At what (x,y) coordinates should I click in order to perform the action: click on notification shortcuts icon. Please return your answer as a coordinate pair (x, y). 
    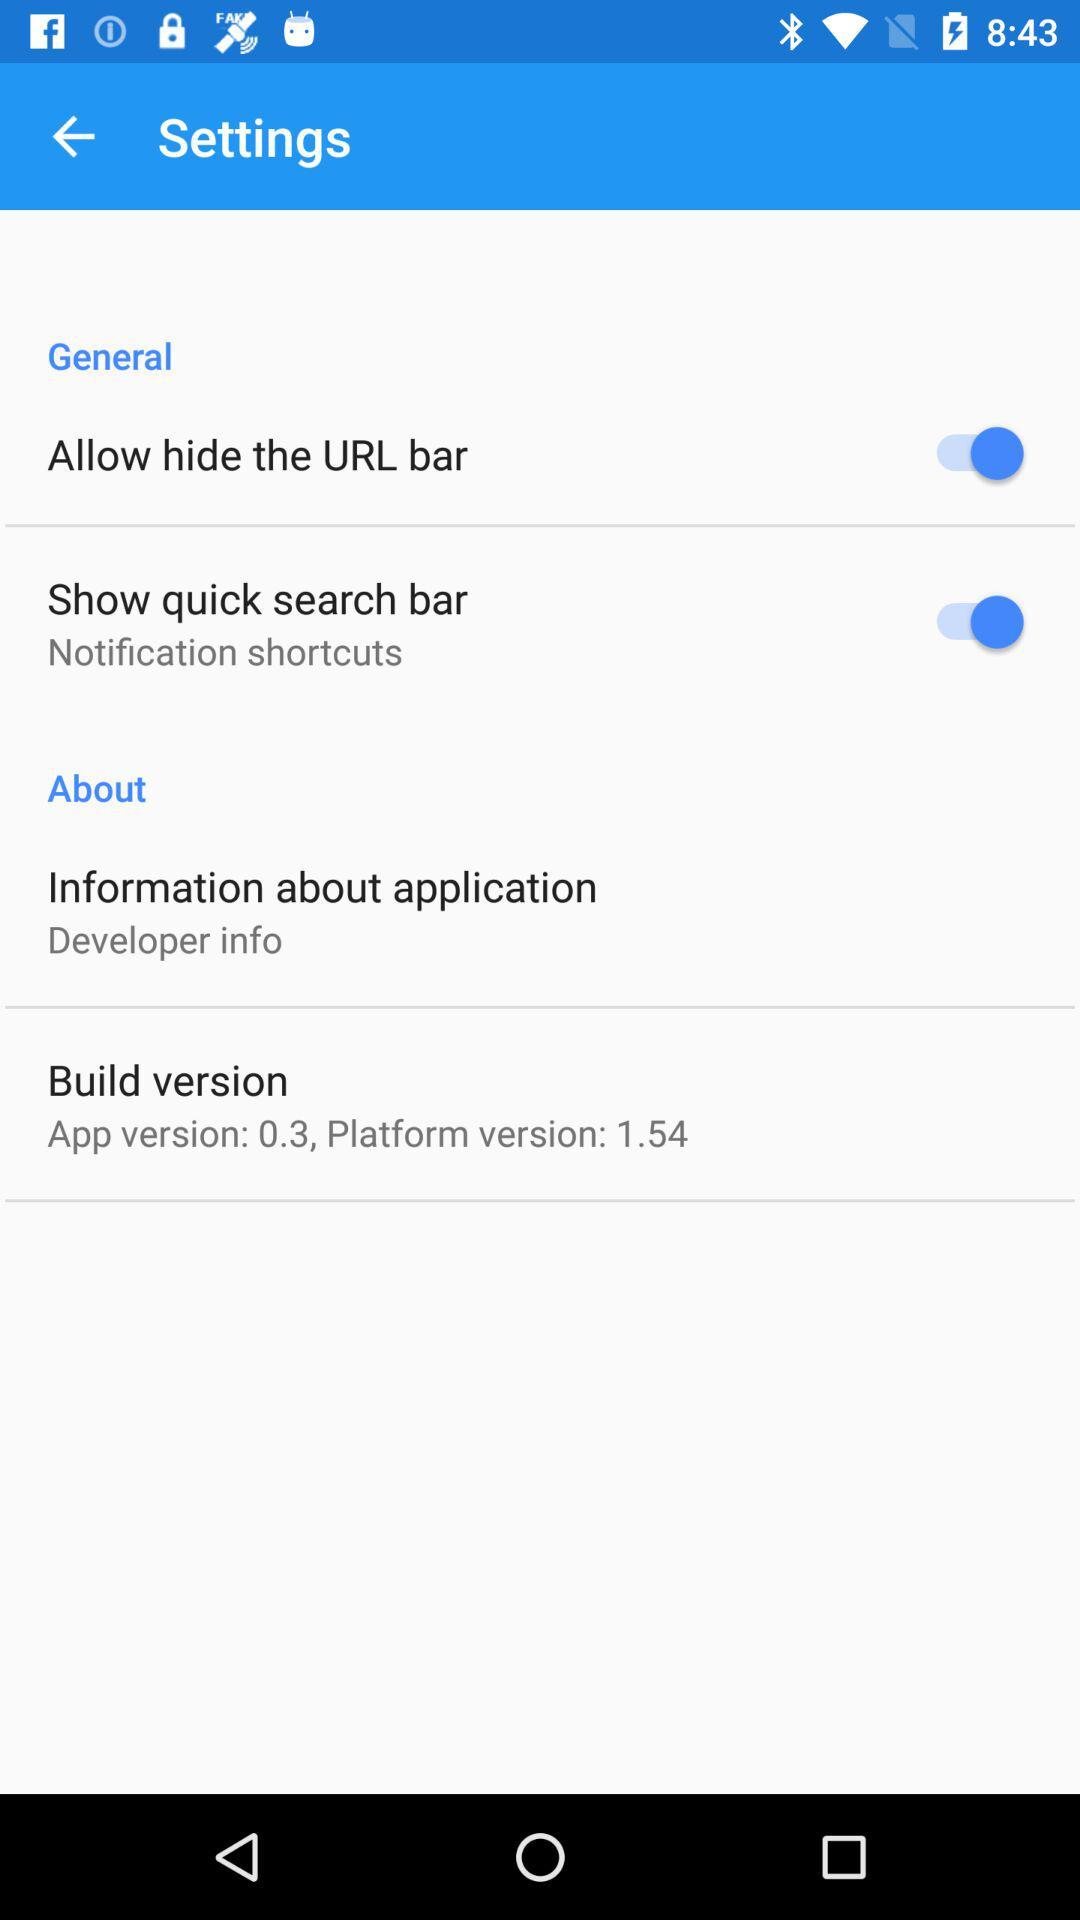
    Looking at the image, I should click on (224, 651).